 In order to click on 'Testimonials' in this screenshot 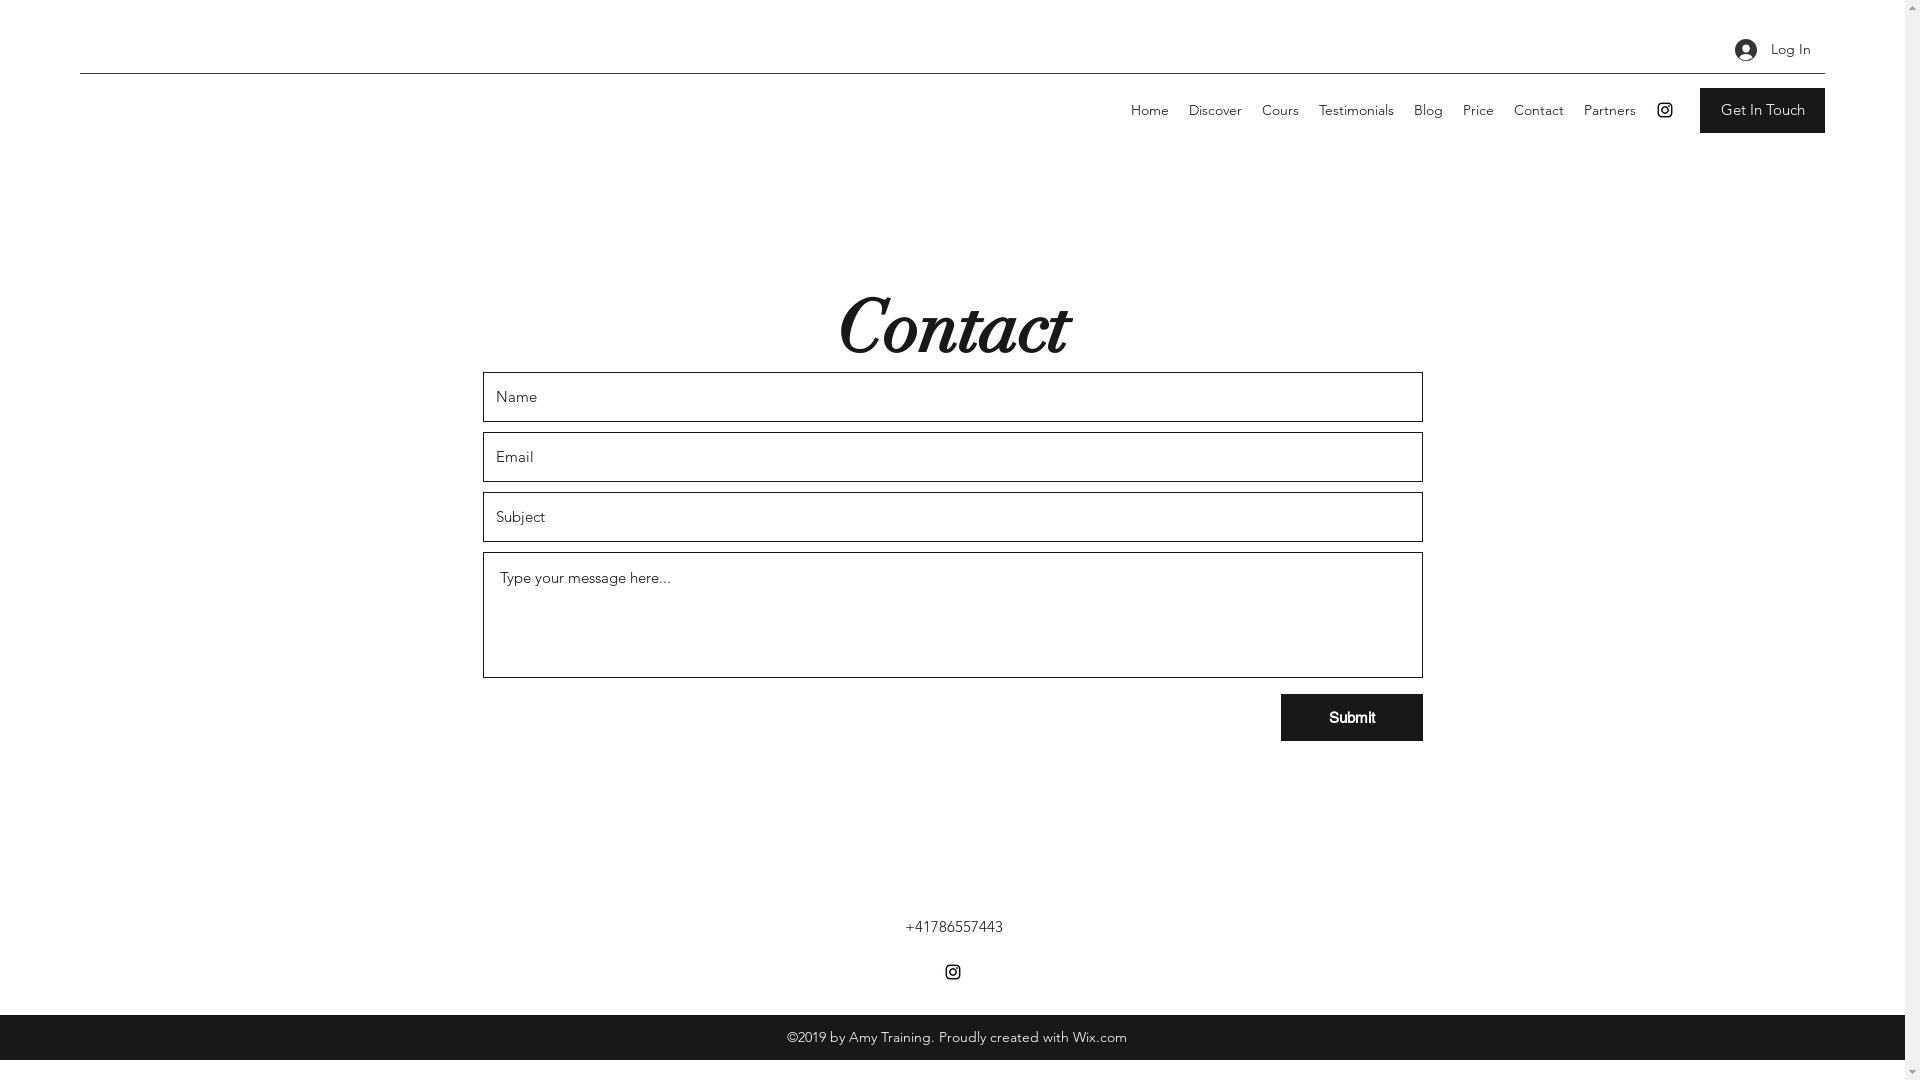, I will do `click(1356, 110)`.